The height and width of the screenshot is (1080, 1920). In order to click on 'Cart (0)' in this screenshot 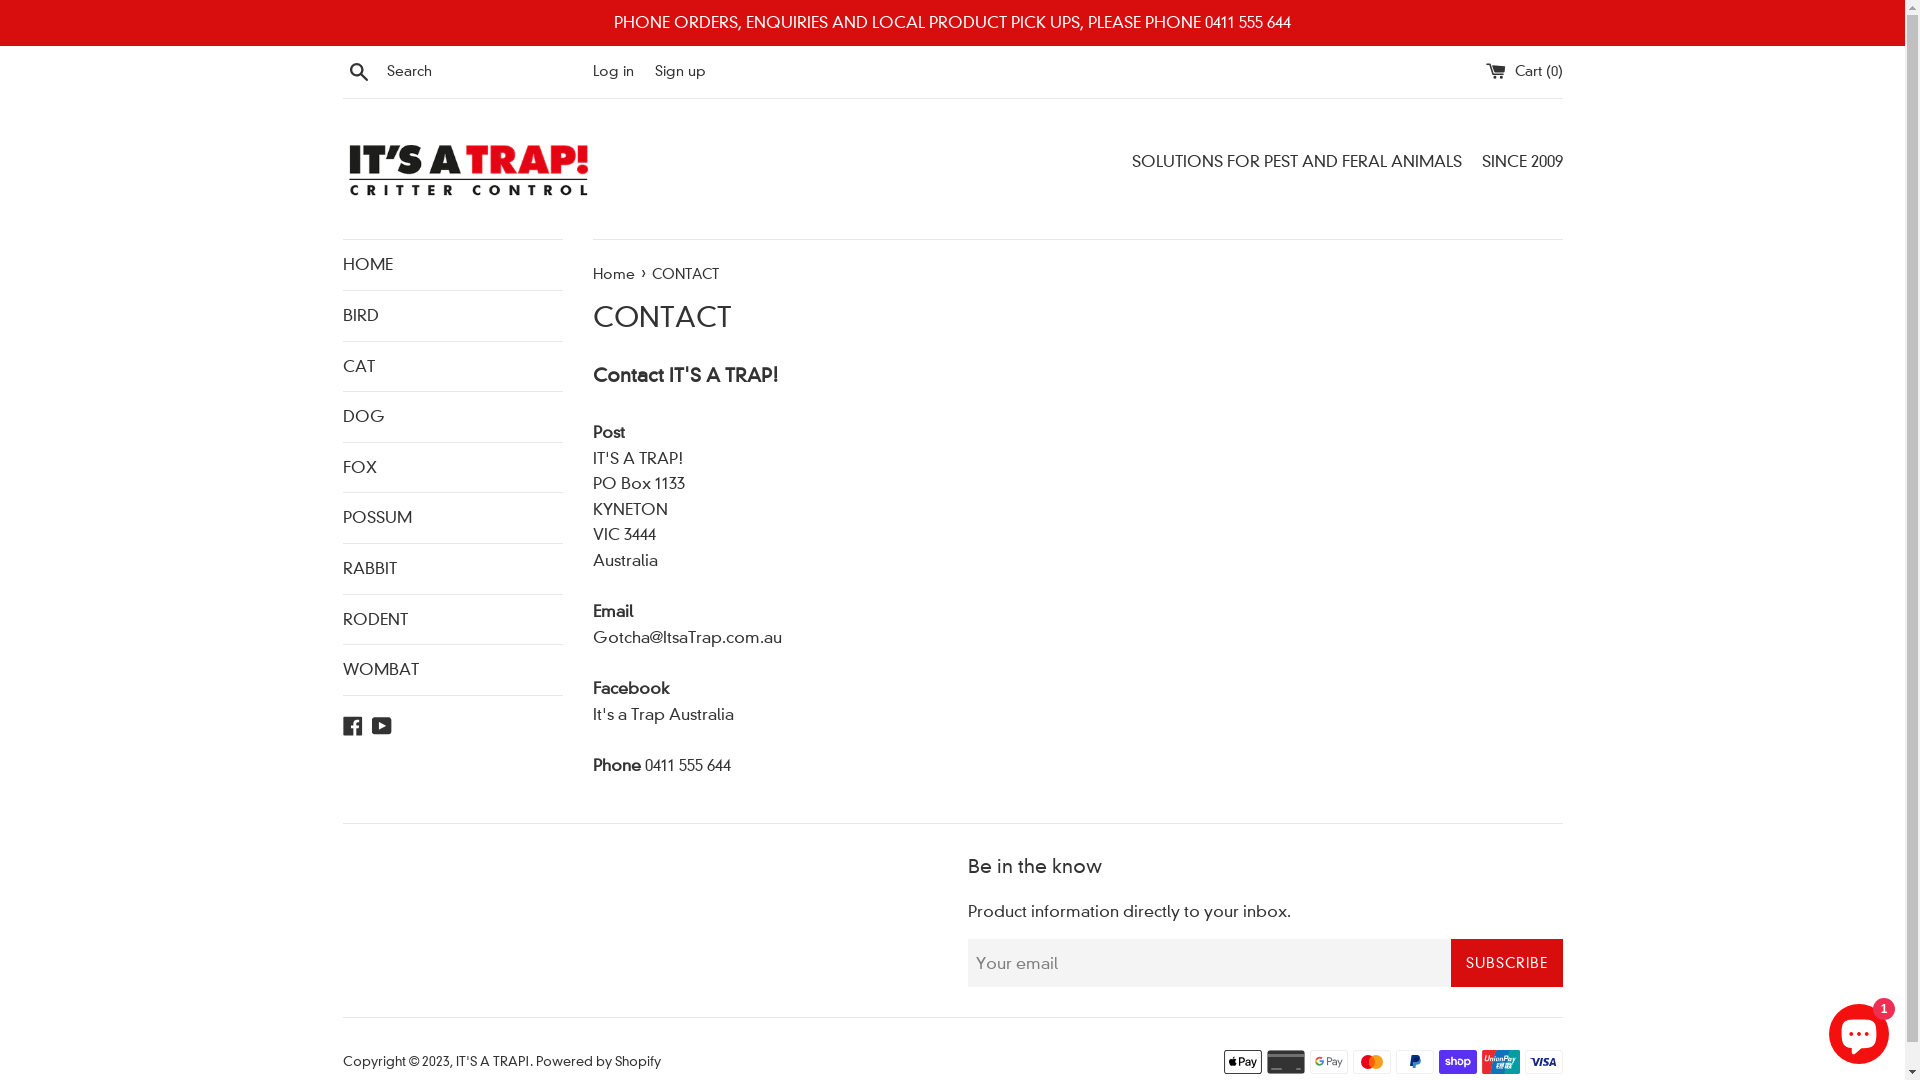, I will do `click(1486, 69)`.